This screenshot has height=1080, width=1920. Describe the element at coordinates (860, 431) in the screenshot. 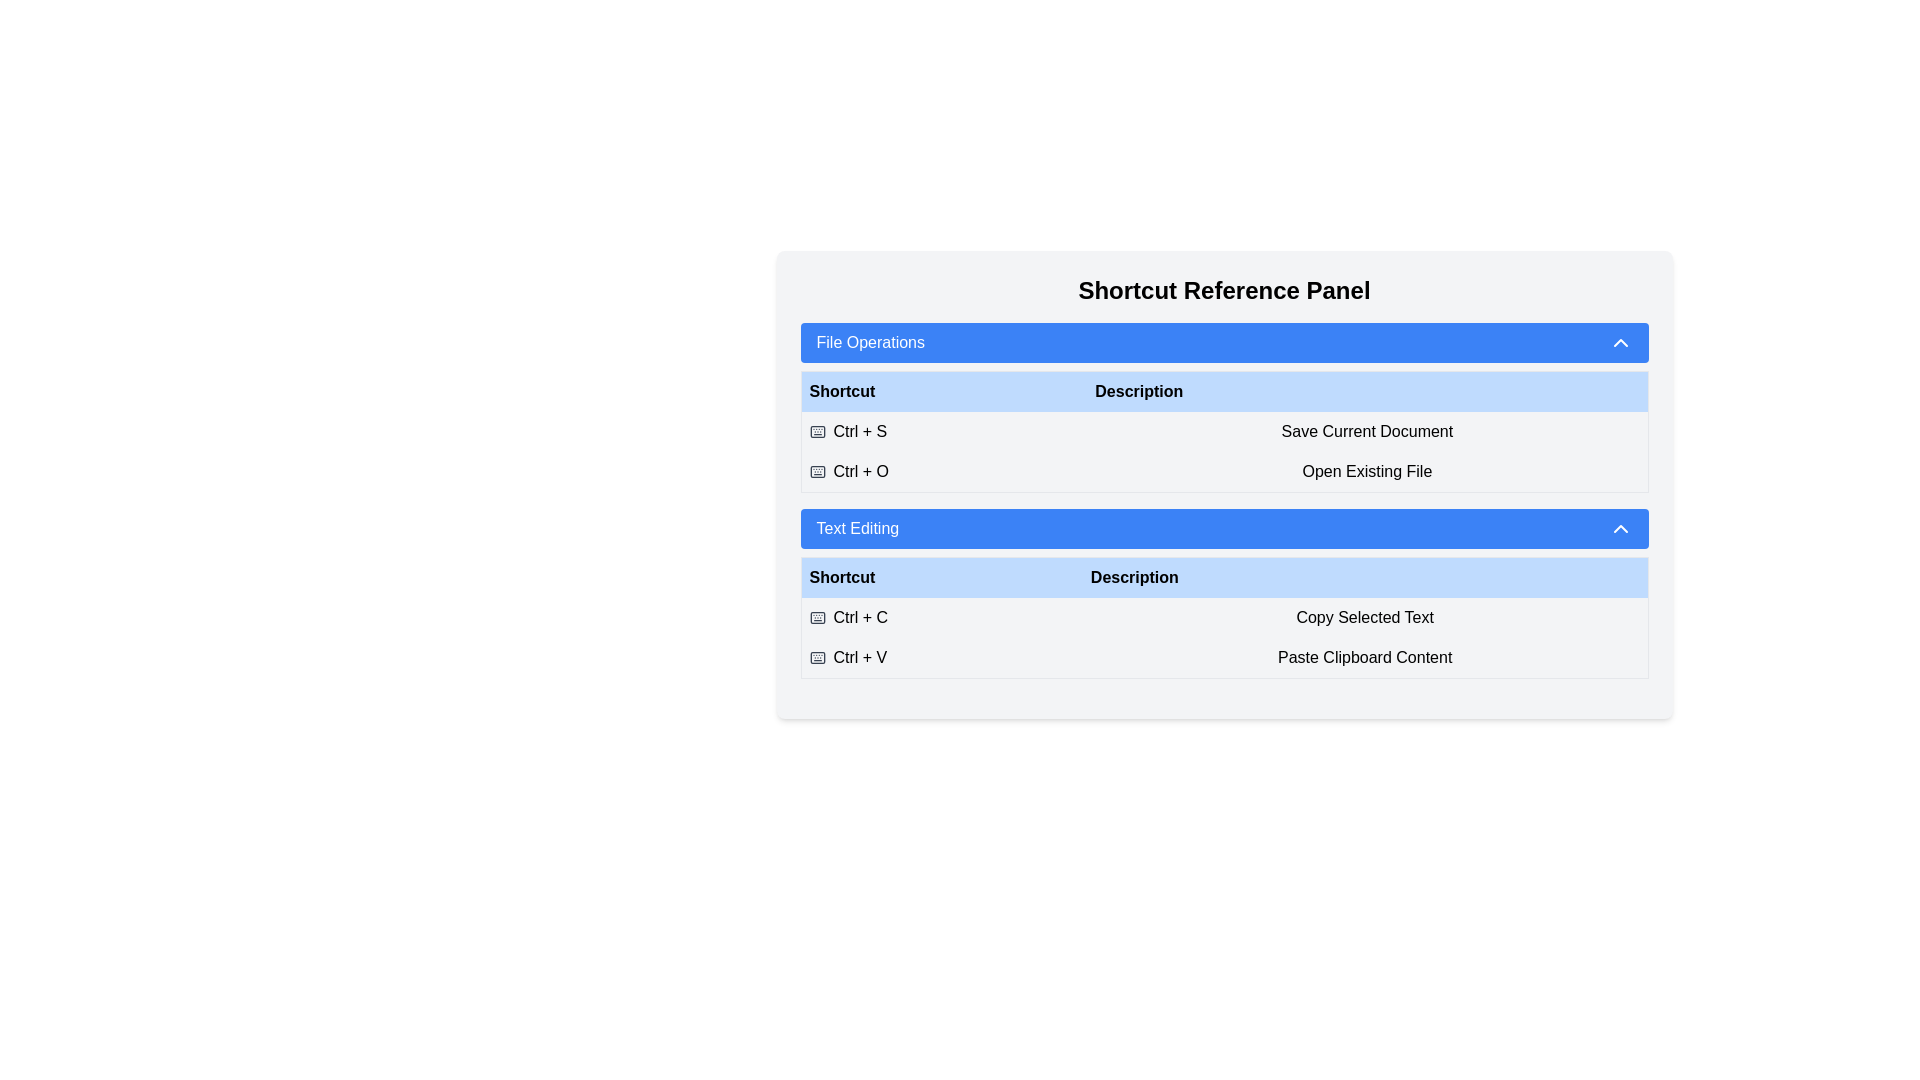

I see `the 'Ctrl + S' text label in the 'File Operations' section of the 'Shortcut Reference Panel', which is styled in black text on a white background and is located adjacent to a keyboard icon` at that location.